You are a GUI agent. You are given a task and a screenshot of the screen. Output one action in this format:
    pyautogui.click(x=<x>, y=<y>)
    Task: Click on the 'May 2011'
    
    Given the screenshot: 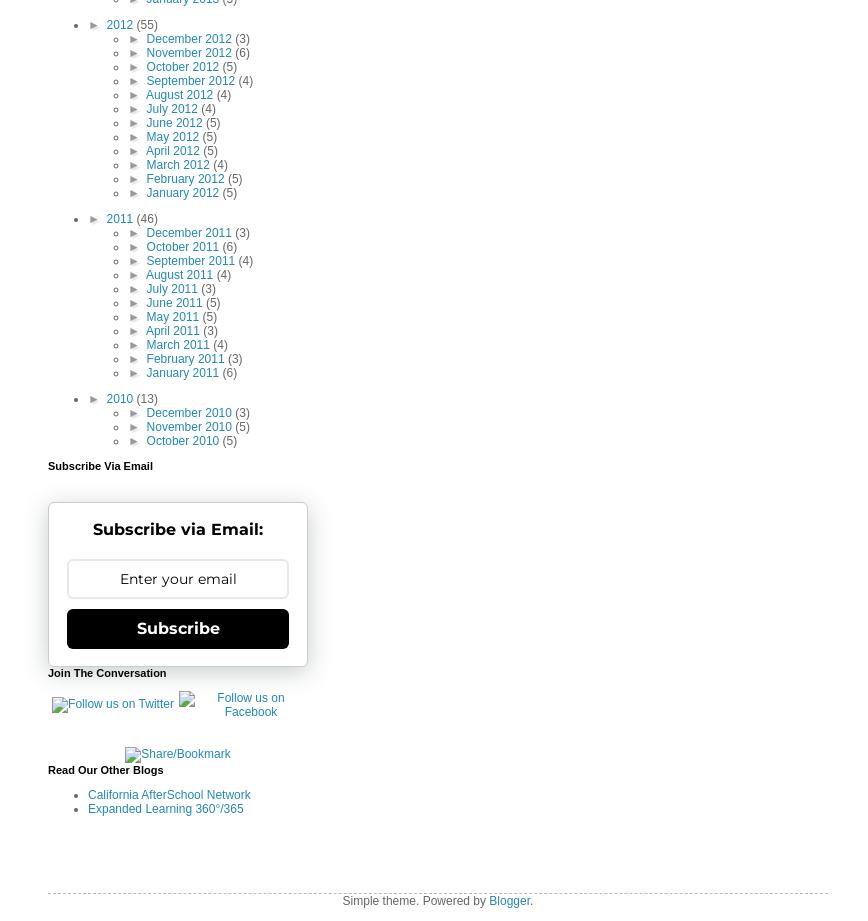 What is the action you would take?
    pyautogui.click(x=145, y=317)
    